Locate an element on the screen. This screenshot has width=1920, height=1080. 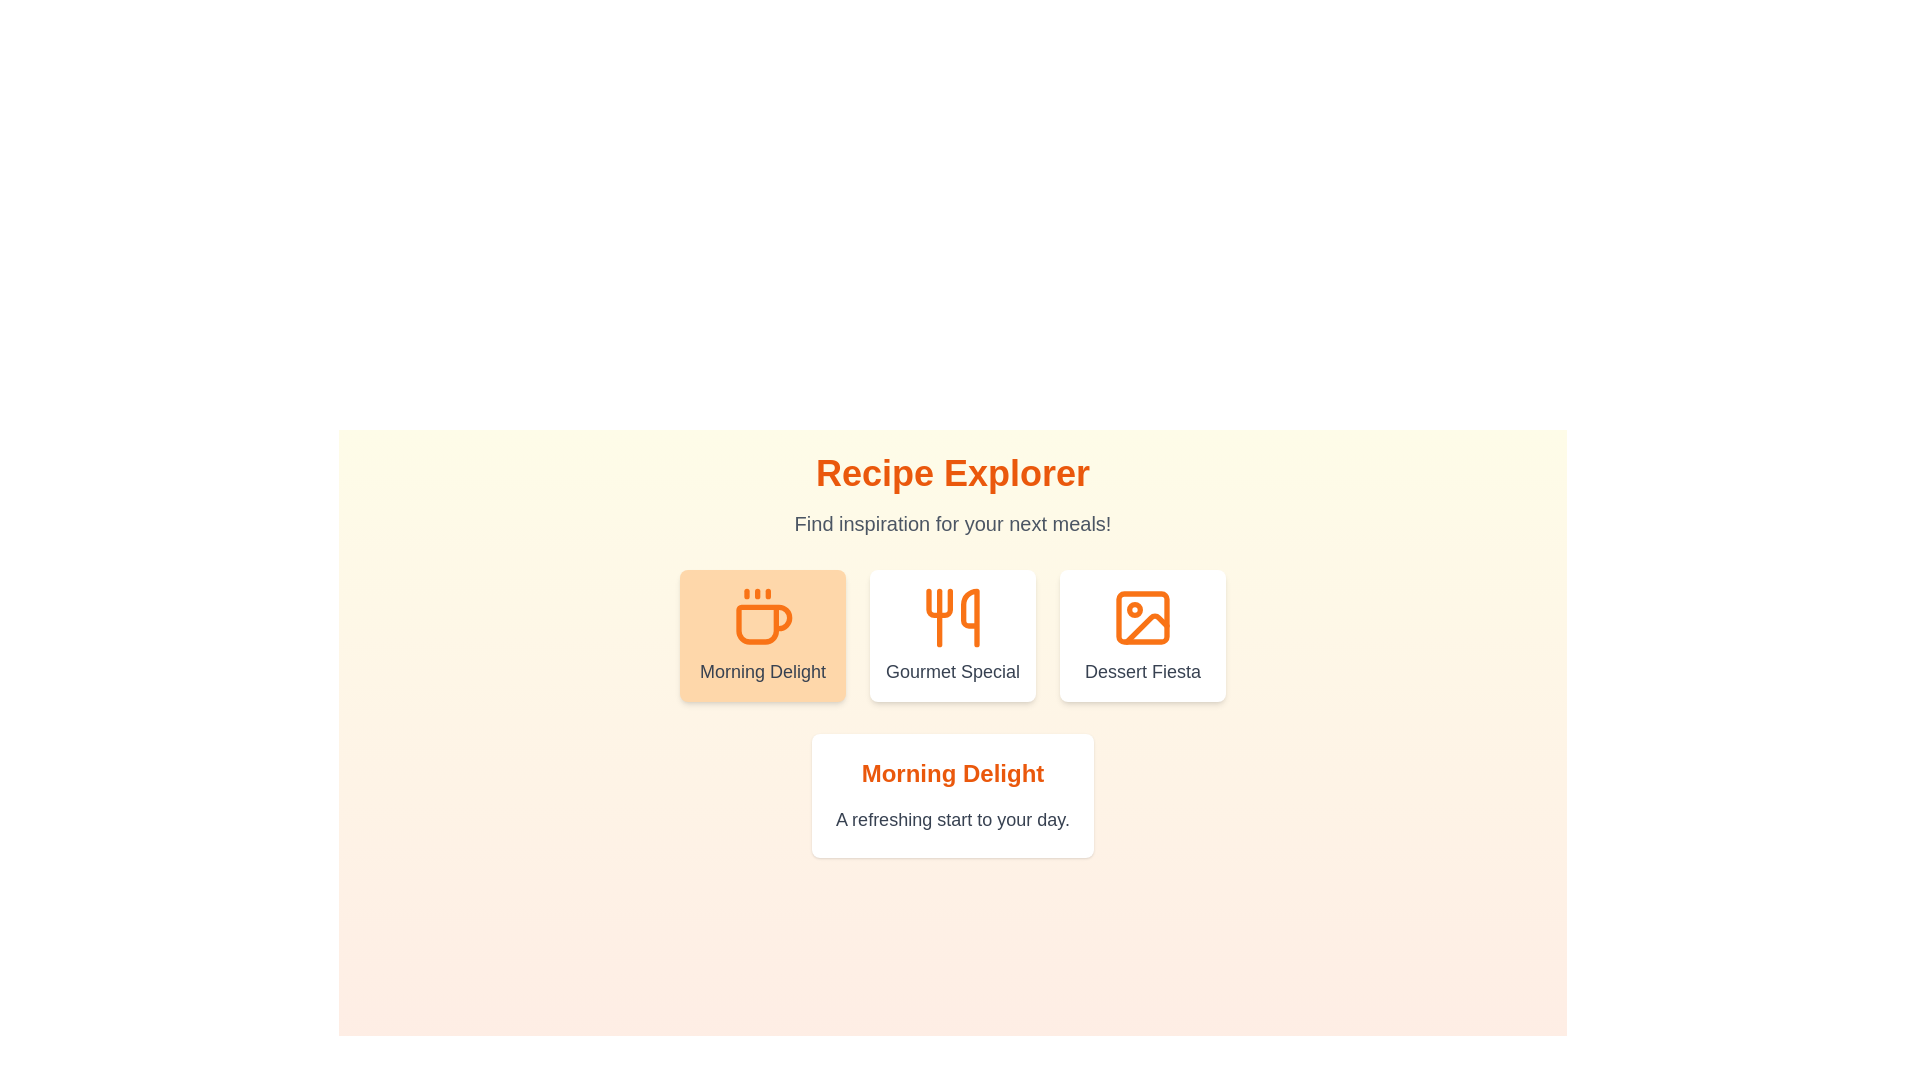
the 'Gourmet Special' icon located at the top center of the middle card in the row of three cards beneath the 'Recipe Explorer' header is located at coordinates (952, 616).